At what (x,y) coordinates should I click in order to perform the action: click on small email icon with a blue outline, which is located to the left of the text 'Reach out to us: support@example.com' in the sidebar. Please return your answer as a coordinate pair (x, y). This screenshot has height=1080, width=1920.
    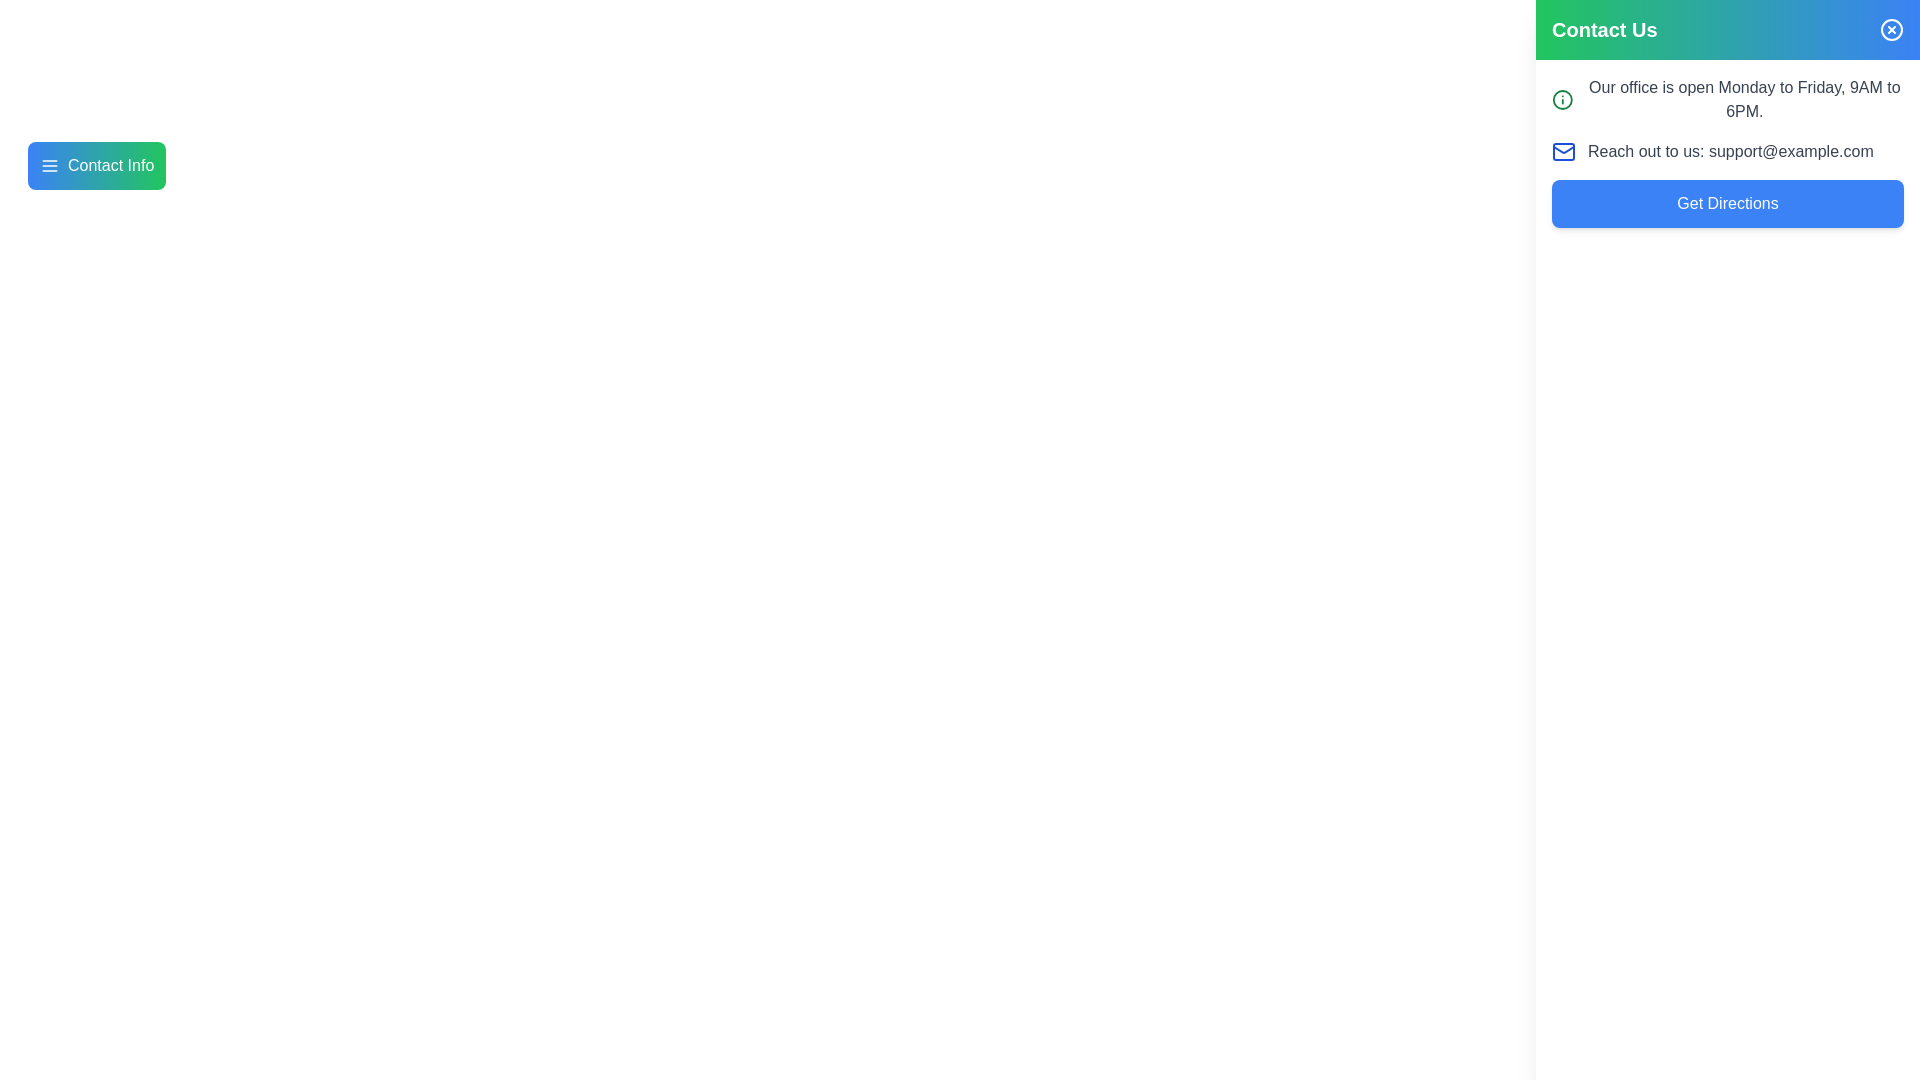
    Looking at the image, I should click on (1563, 150).